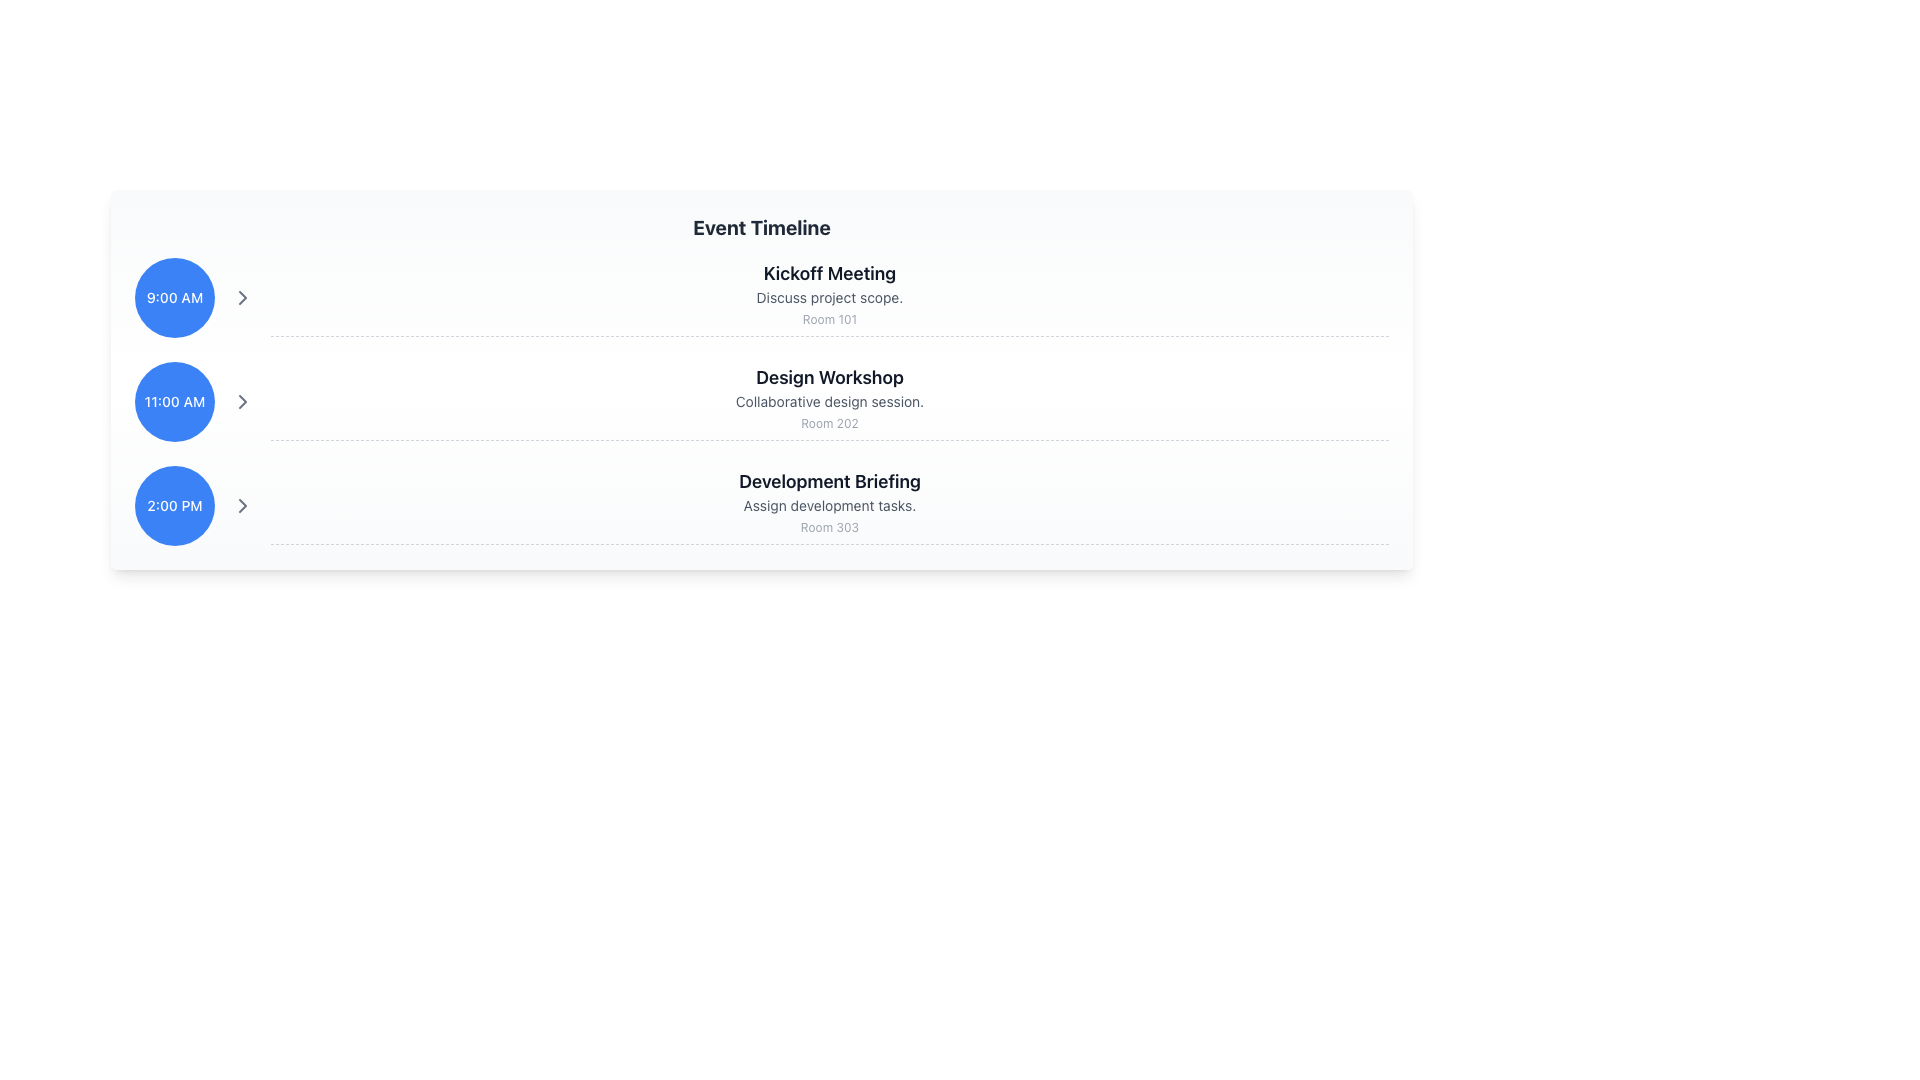 This screenshot has height=1080, width=1920. What do you see at coordinates (242, 504) in the screenshot?
I see `the rightward chevron arrow icon associated with the '2:00 PM Development Briefing' event to indicate interactivity` at bounding box center [242, 504].